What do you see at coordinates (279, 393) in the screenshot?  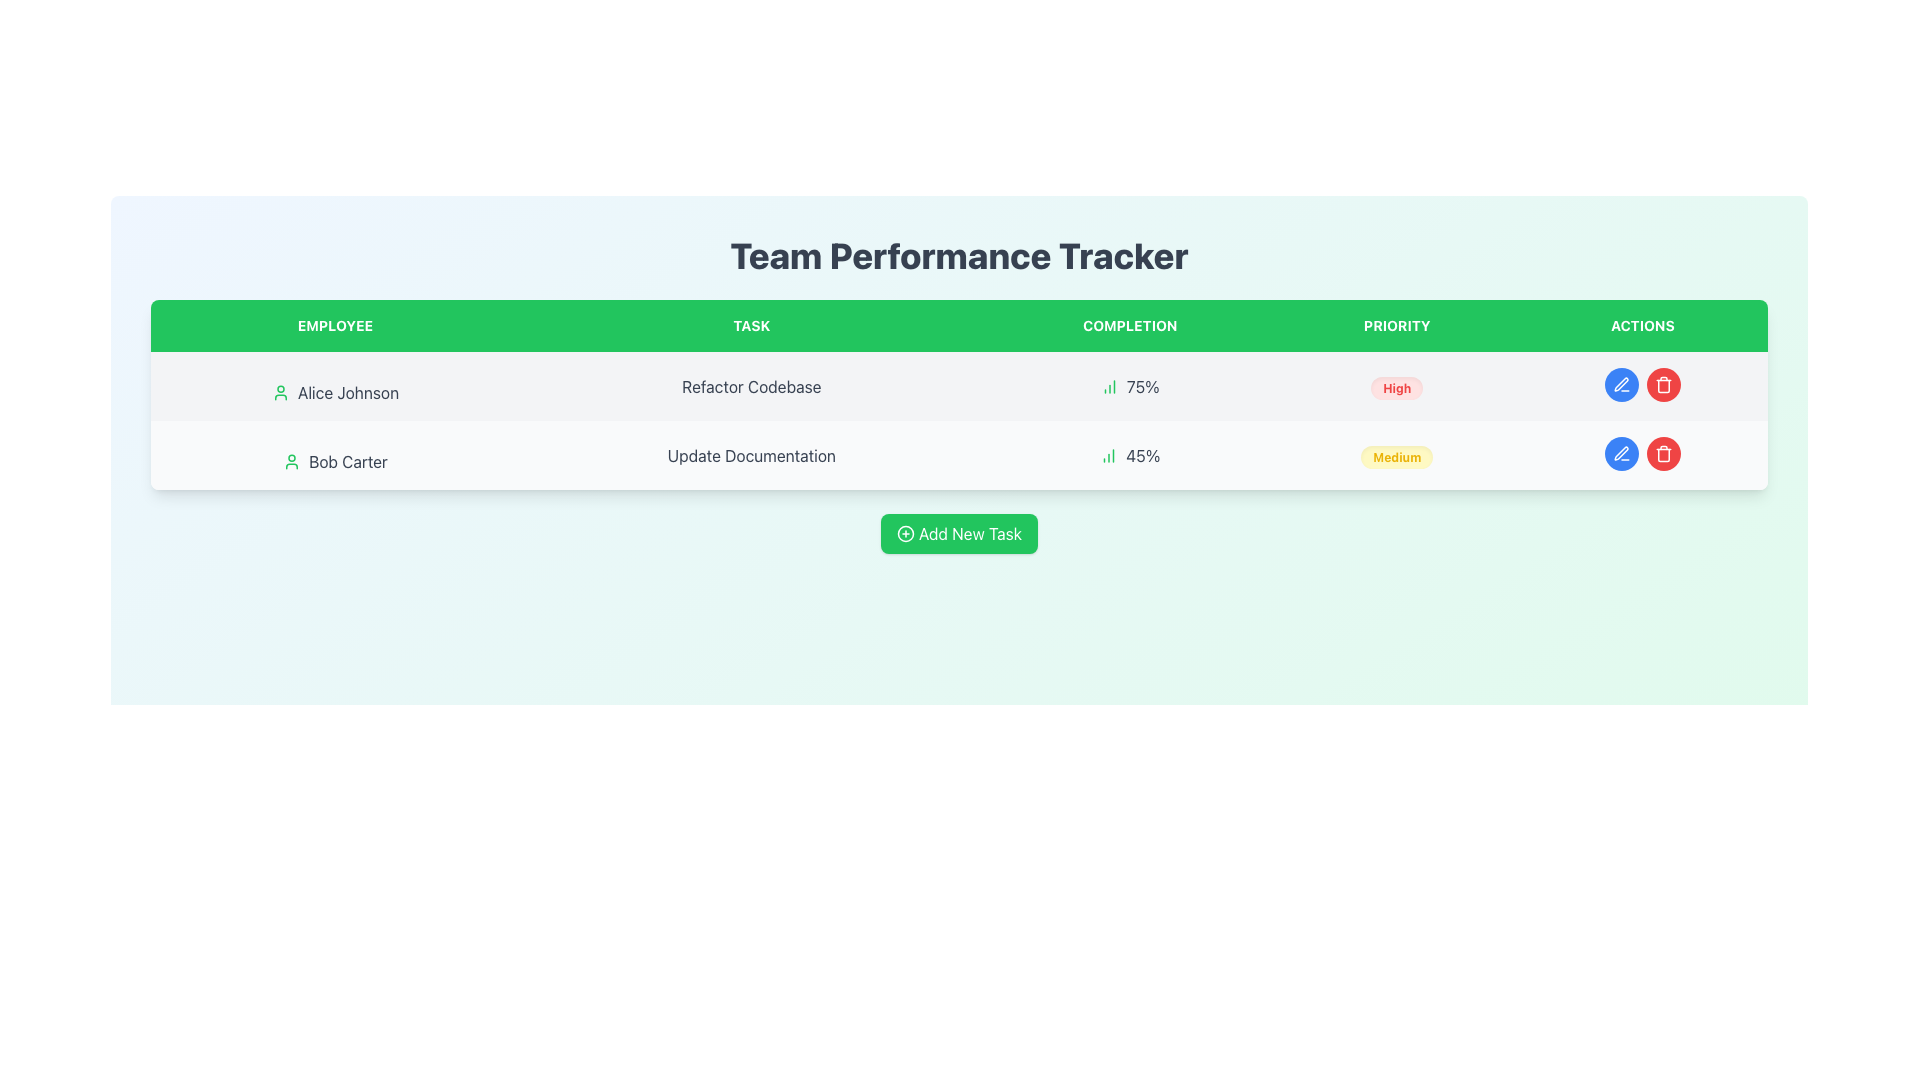 I see `the profile icon representing 'Alice Johnson', located in the first row of the 'Employee' column` at bounding box center [279, 393].